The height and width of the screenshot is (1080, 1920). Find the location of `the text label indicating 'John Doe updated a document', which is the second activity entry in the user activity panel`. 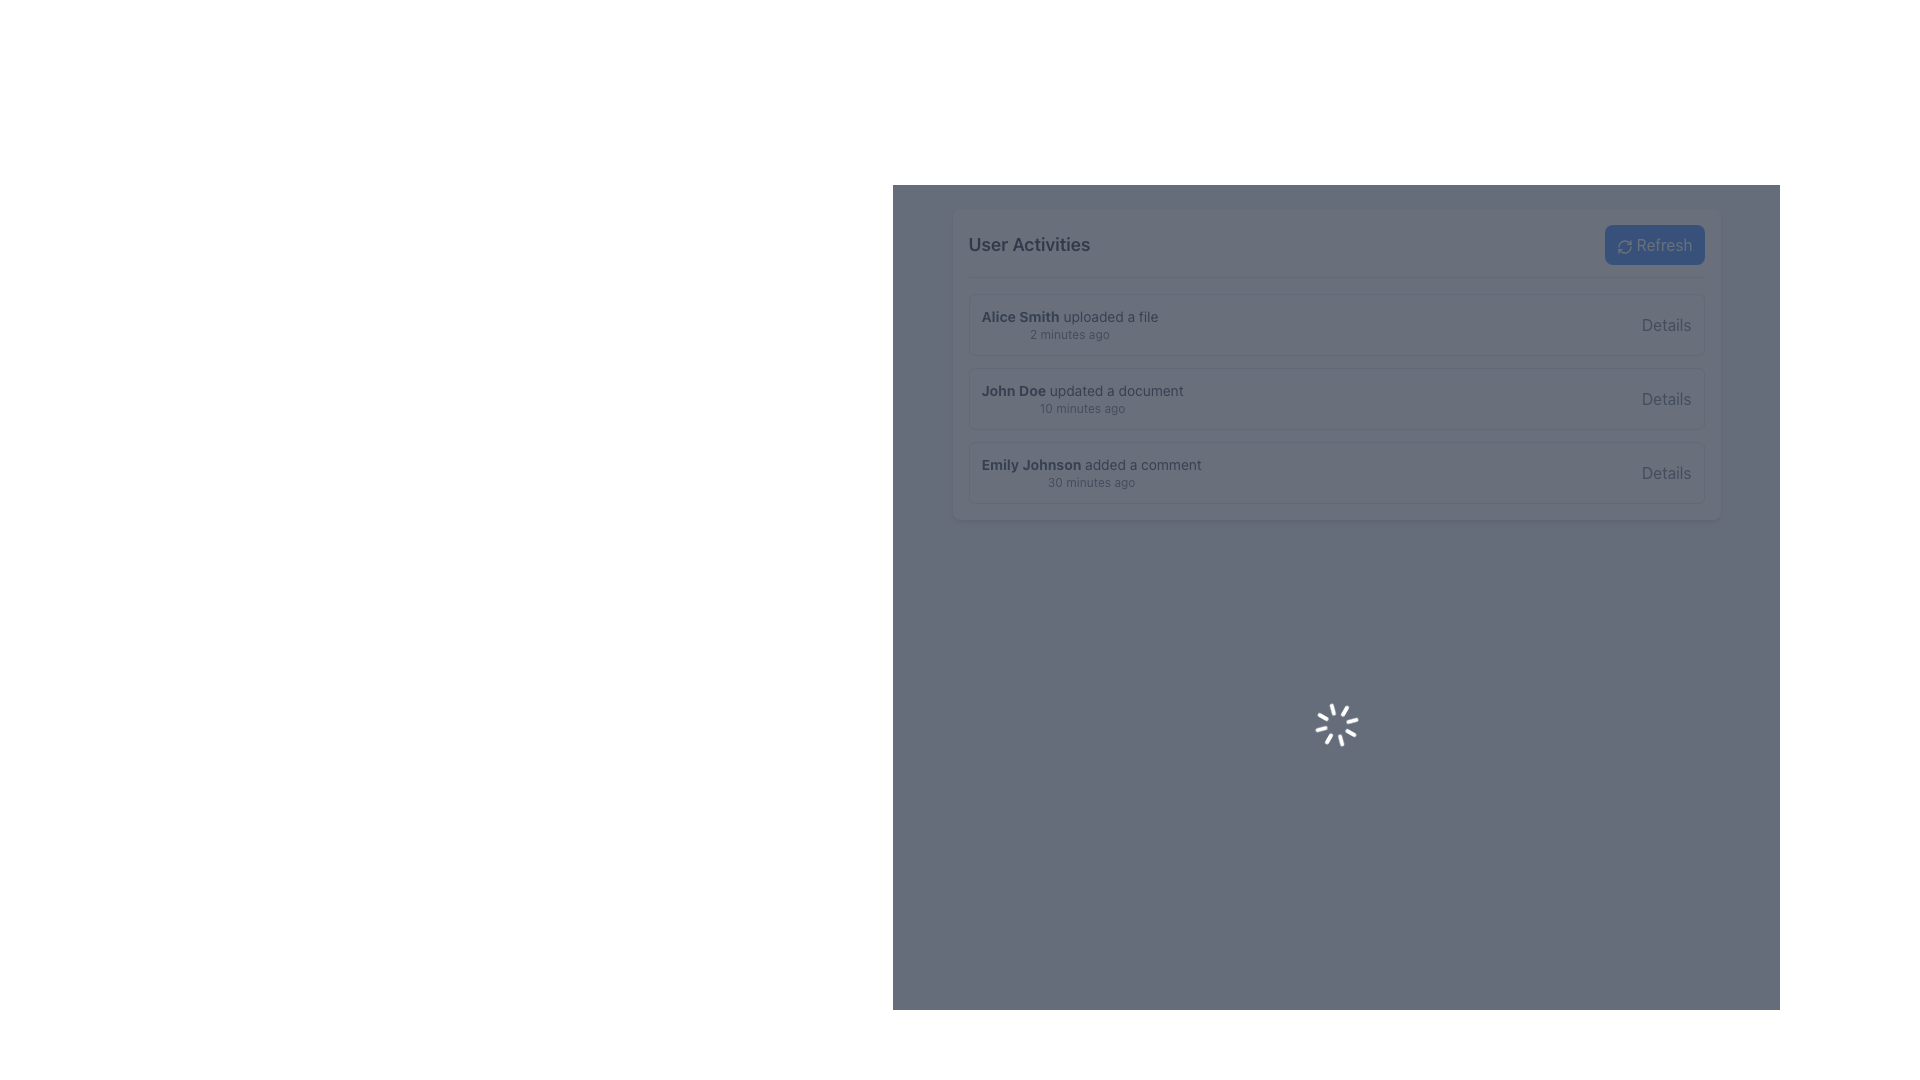

the text label indicating 'John Doe updated a document', which is the second activity entry in the user activity panel is located at coordinates (1081, 390).